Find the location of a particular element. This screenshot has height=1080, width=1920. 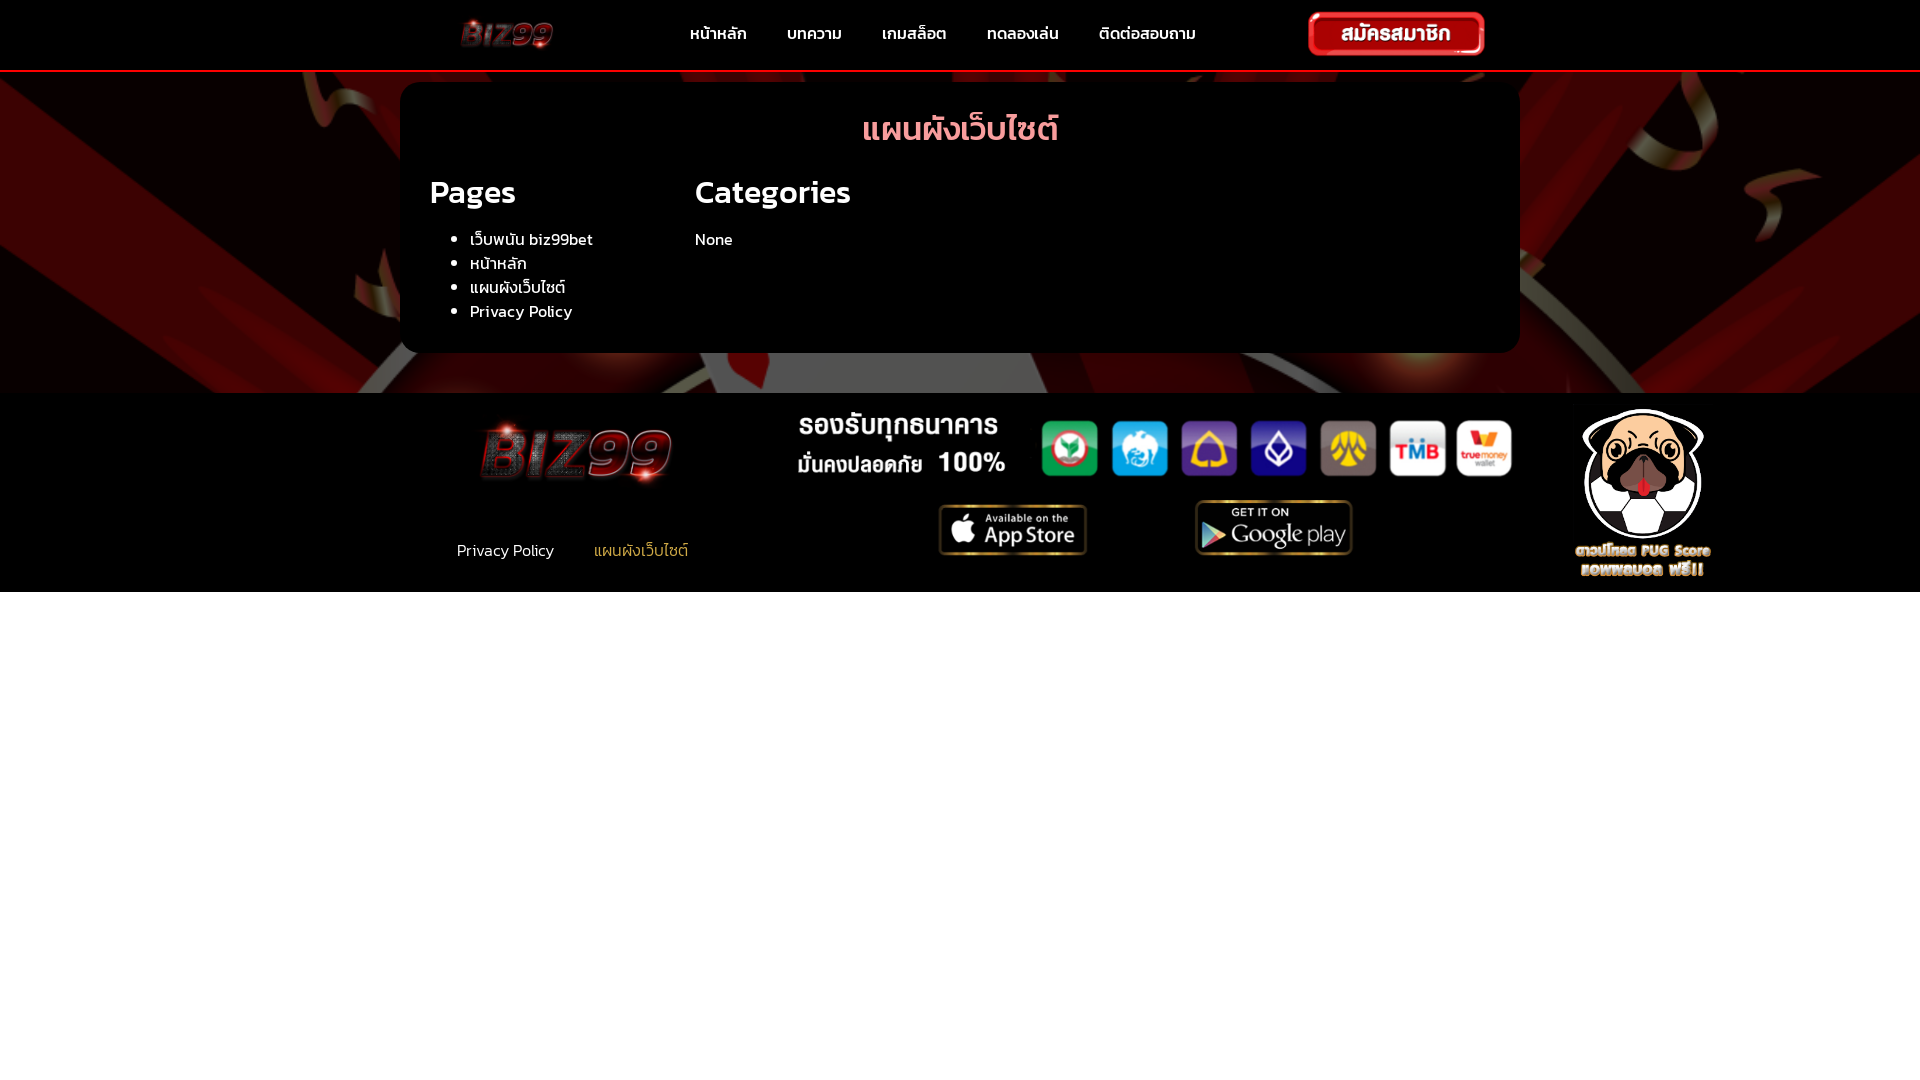

'Privacy Policy' is located at coordinates (435, 550).